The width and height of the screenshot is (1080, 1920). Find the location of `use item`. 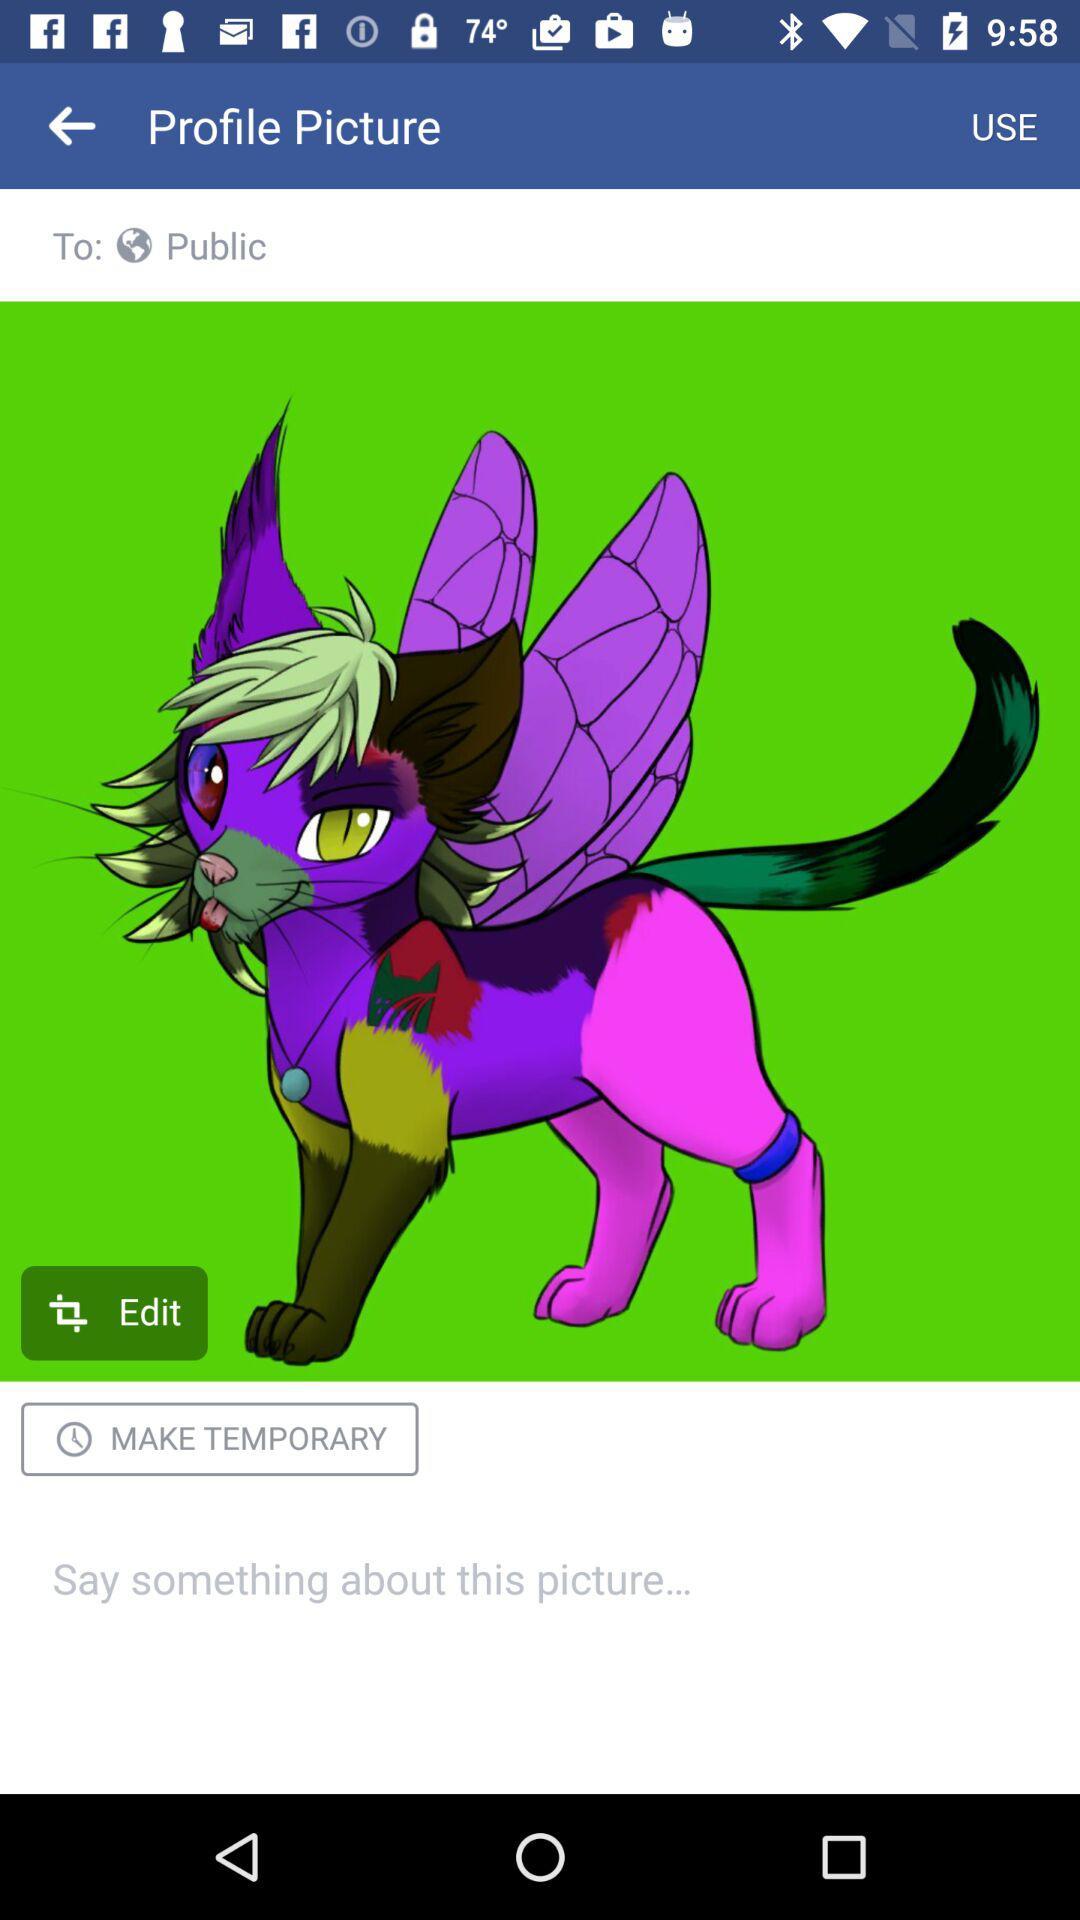

use item is located at coordinates (1004, 124).